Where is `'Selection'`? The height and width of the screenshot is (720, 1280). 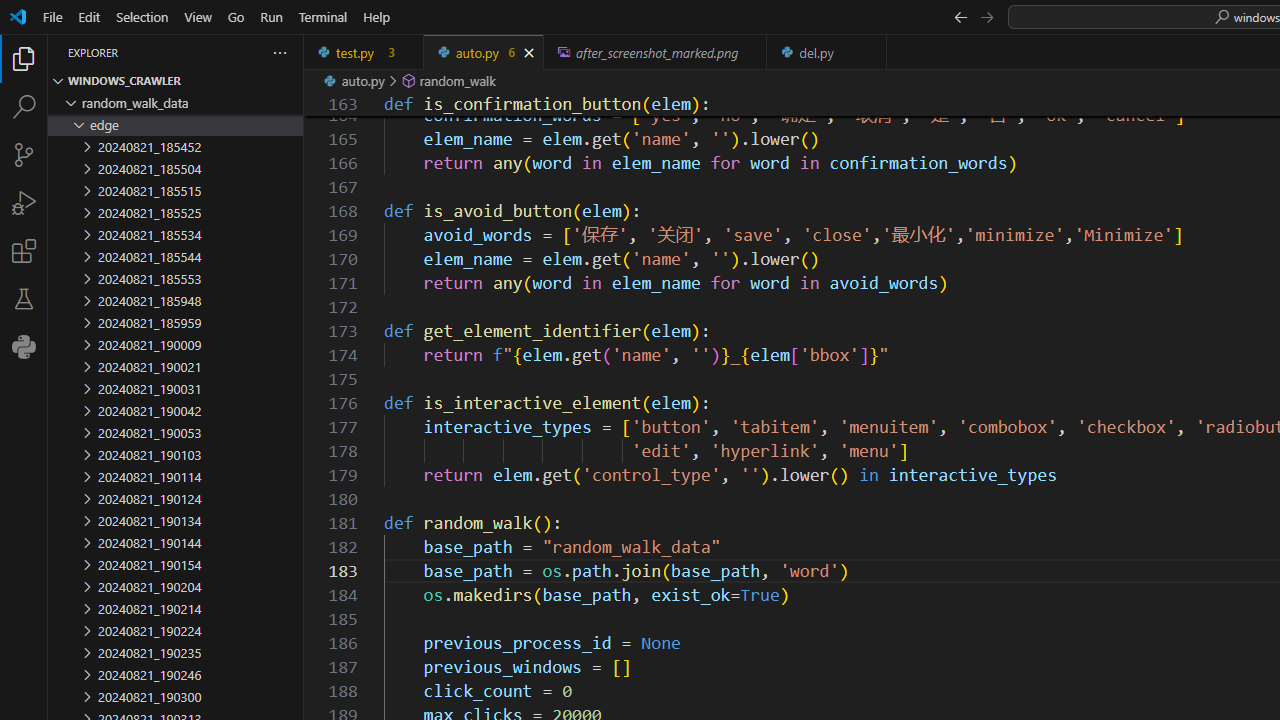
'Selection' is located at coordinates (141, 16).